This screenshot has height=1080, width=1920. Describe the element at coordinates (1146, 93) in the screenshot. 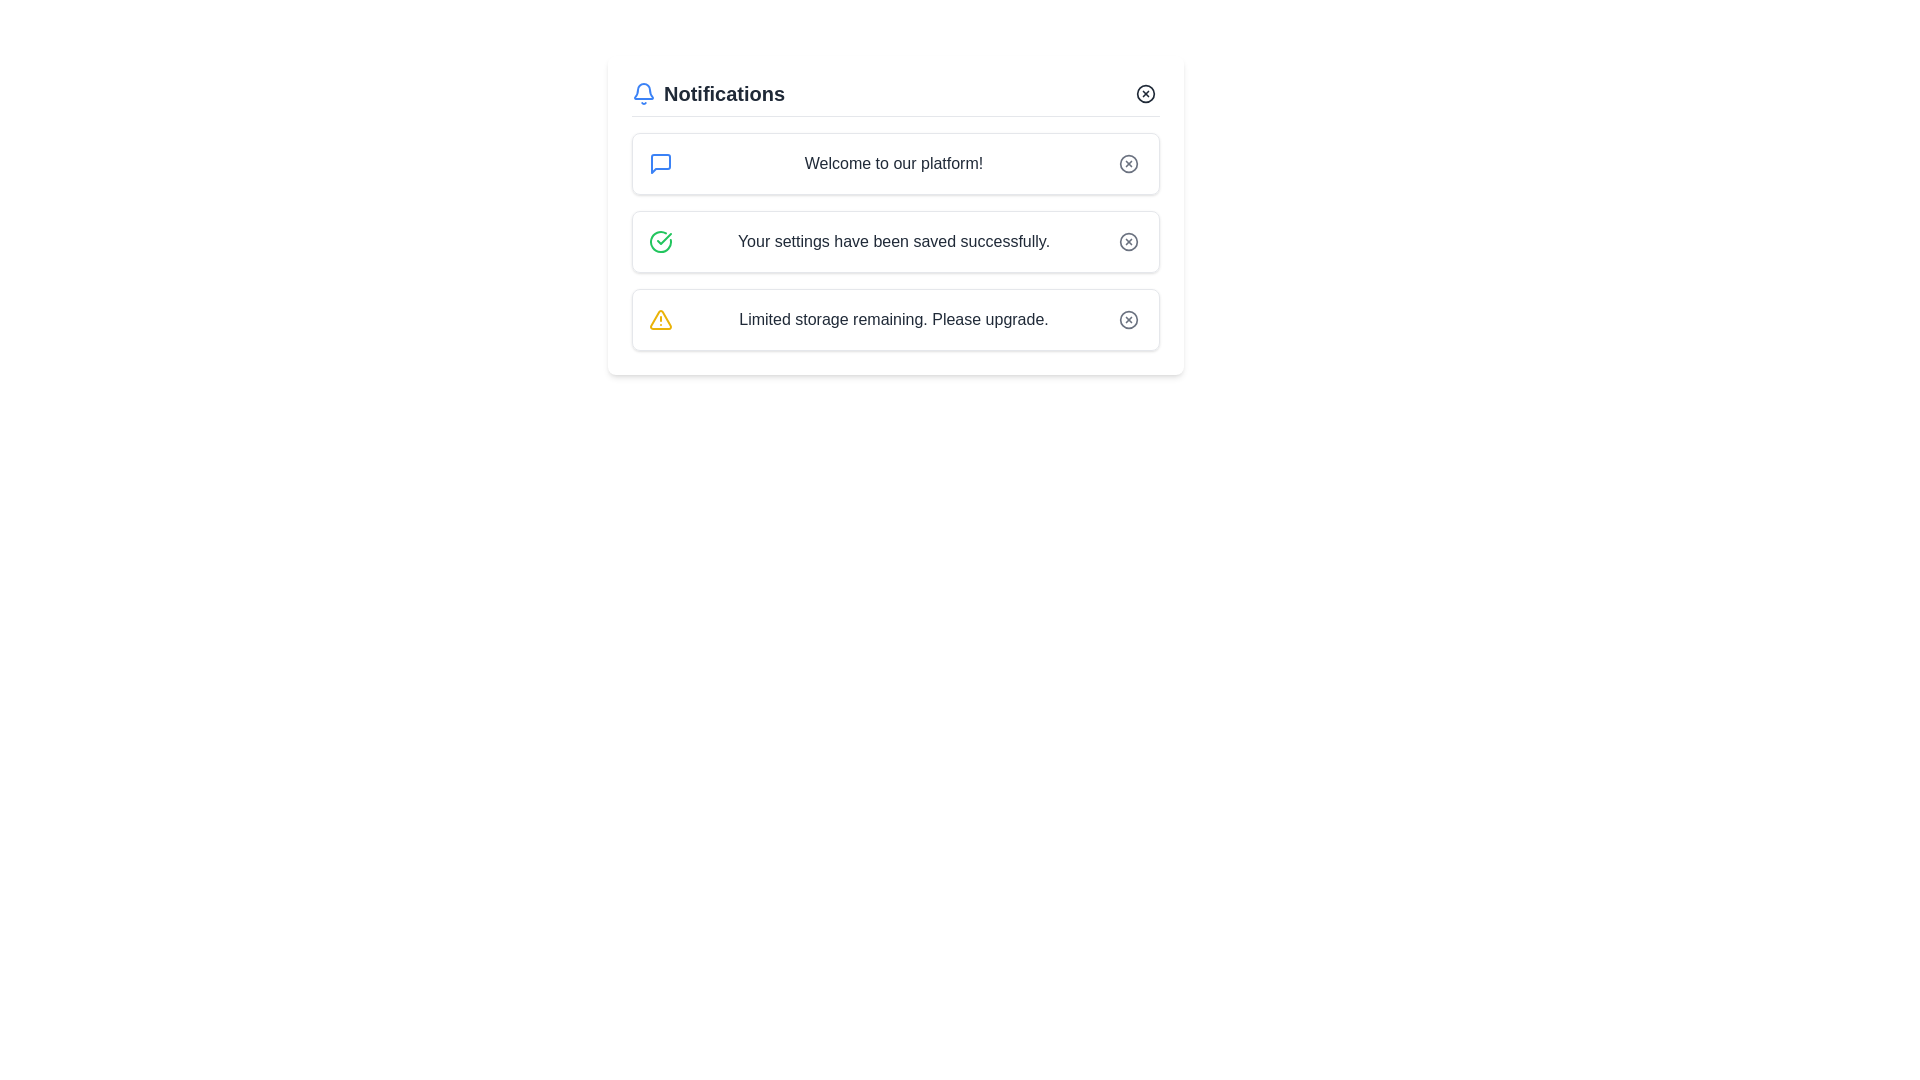

I see `the dismiss button located at the rightmost position of the notifications module header` at that location.